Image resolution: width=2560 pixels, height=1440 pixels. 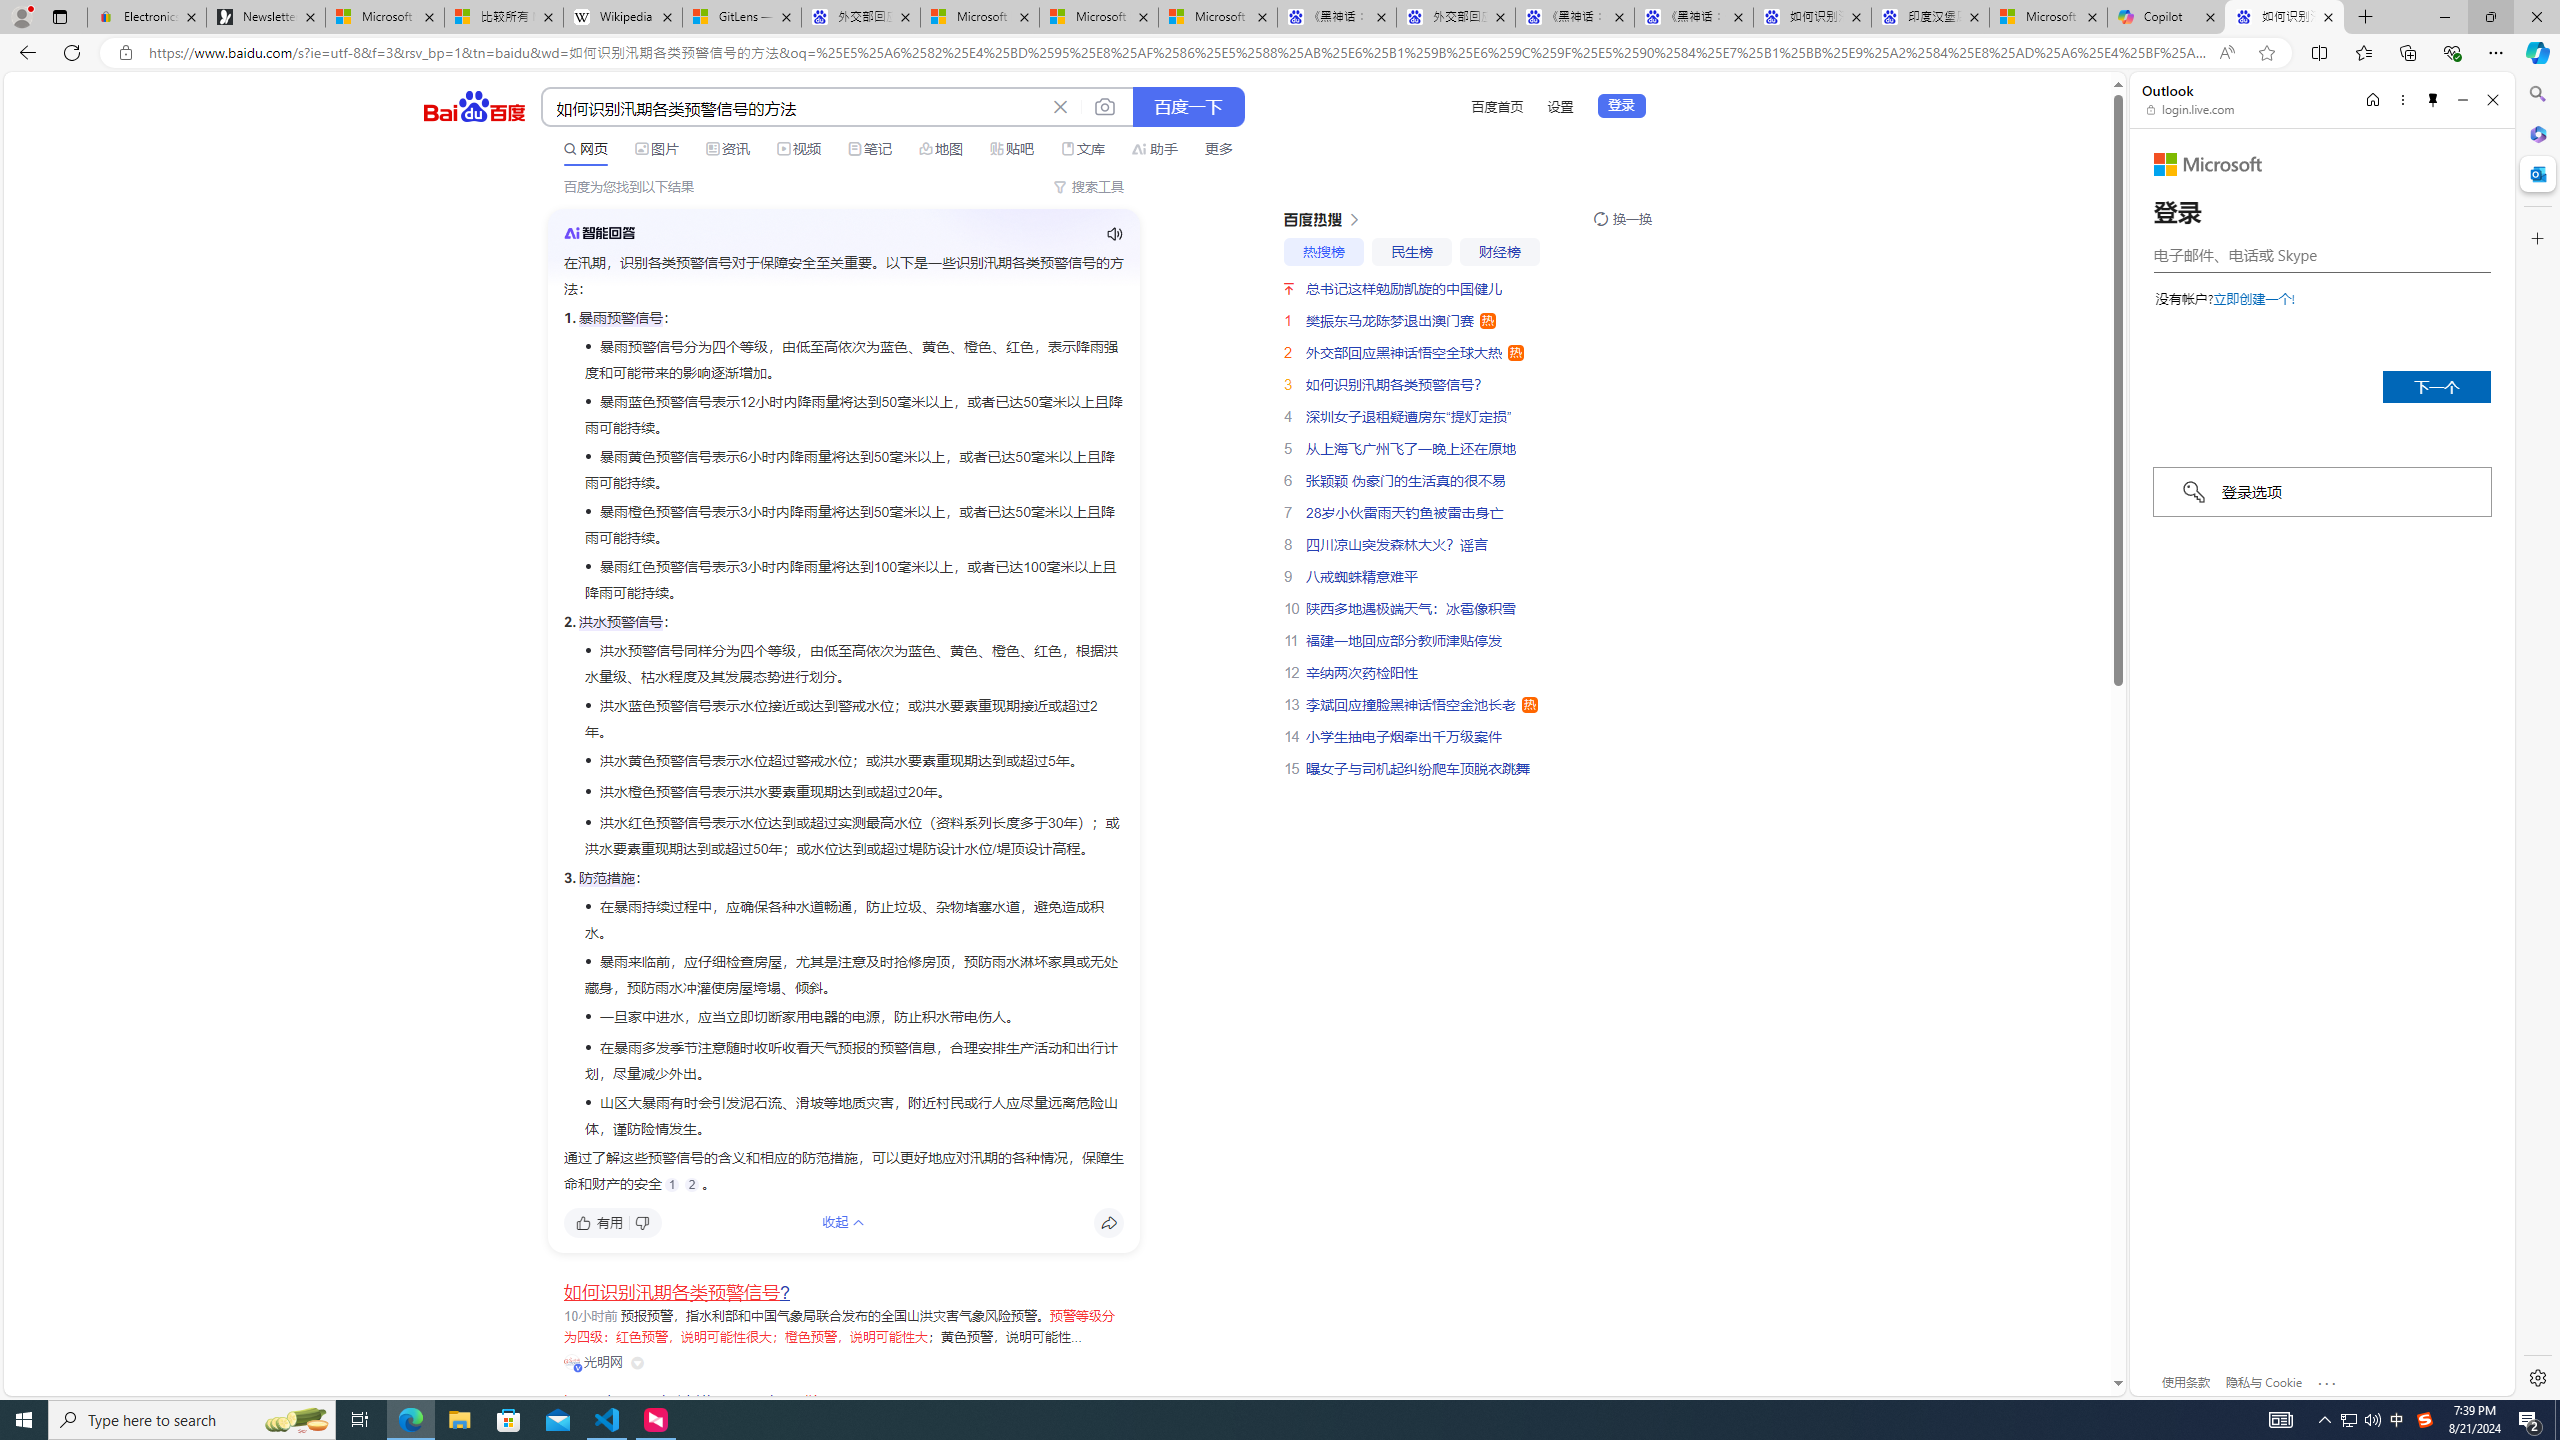 What do you see at coordinates (2433, 99) in the screenshot?
I see `'Unpin side pane'` at bounding box center [2433, 99].